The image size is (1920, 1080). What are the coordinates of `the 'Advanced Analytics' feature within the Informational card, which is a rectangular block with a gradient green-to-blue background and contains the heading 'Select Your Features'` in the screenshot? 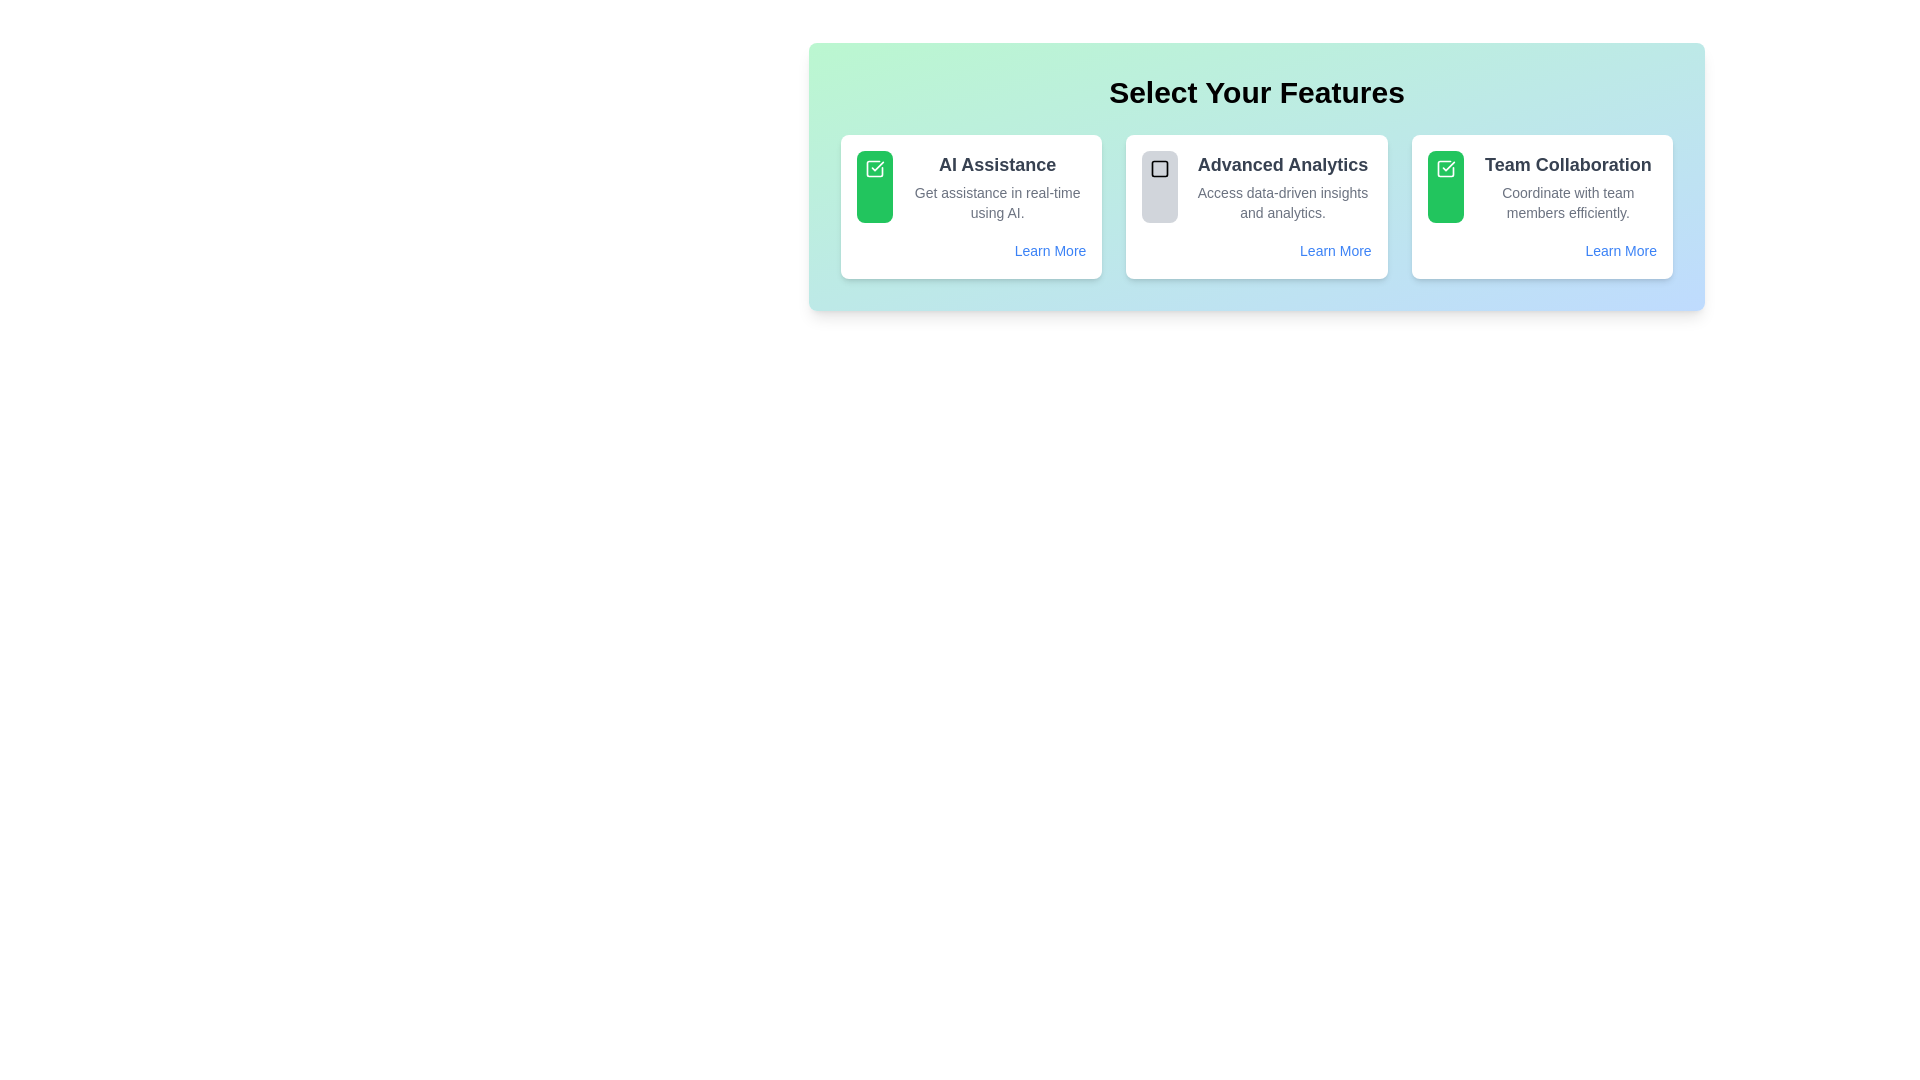 It's located at (1256, 176).